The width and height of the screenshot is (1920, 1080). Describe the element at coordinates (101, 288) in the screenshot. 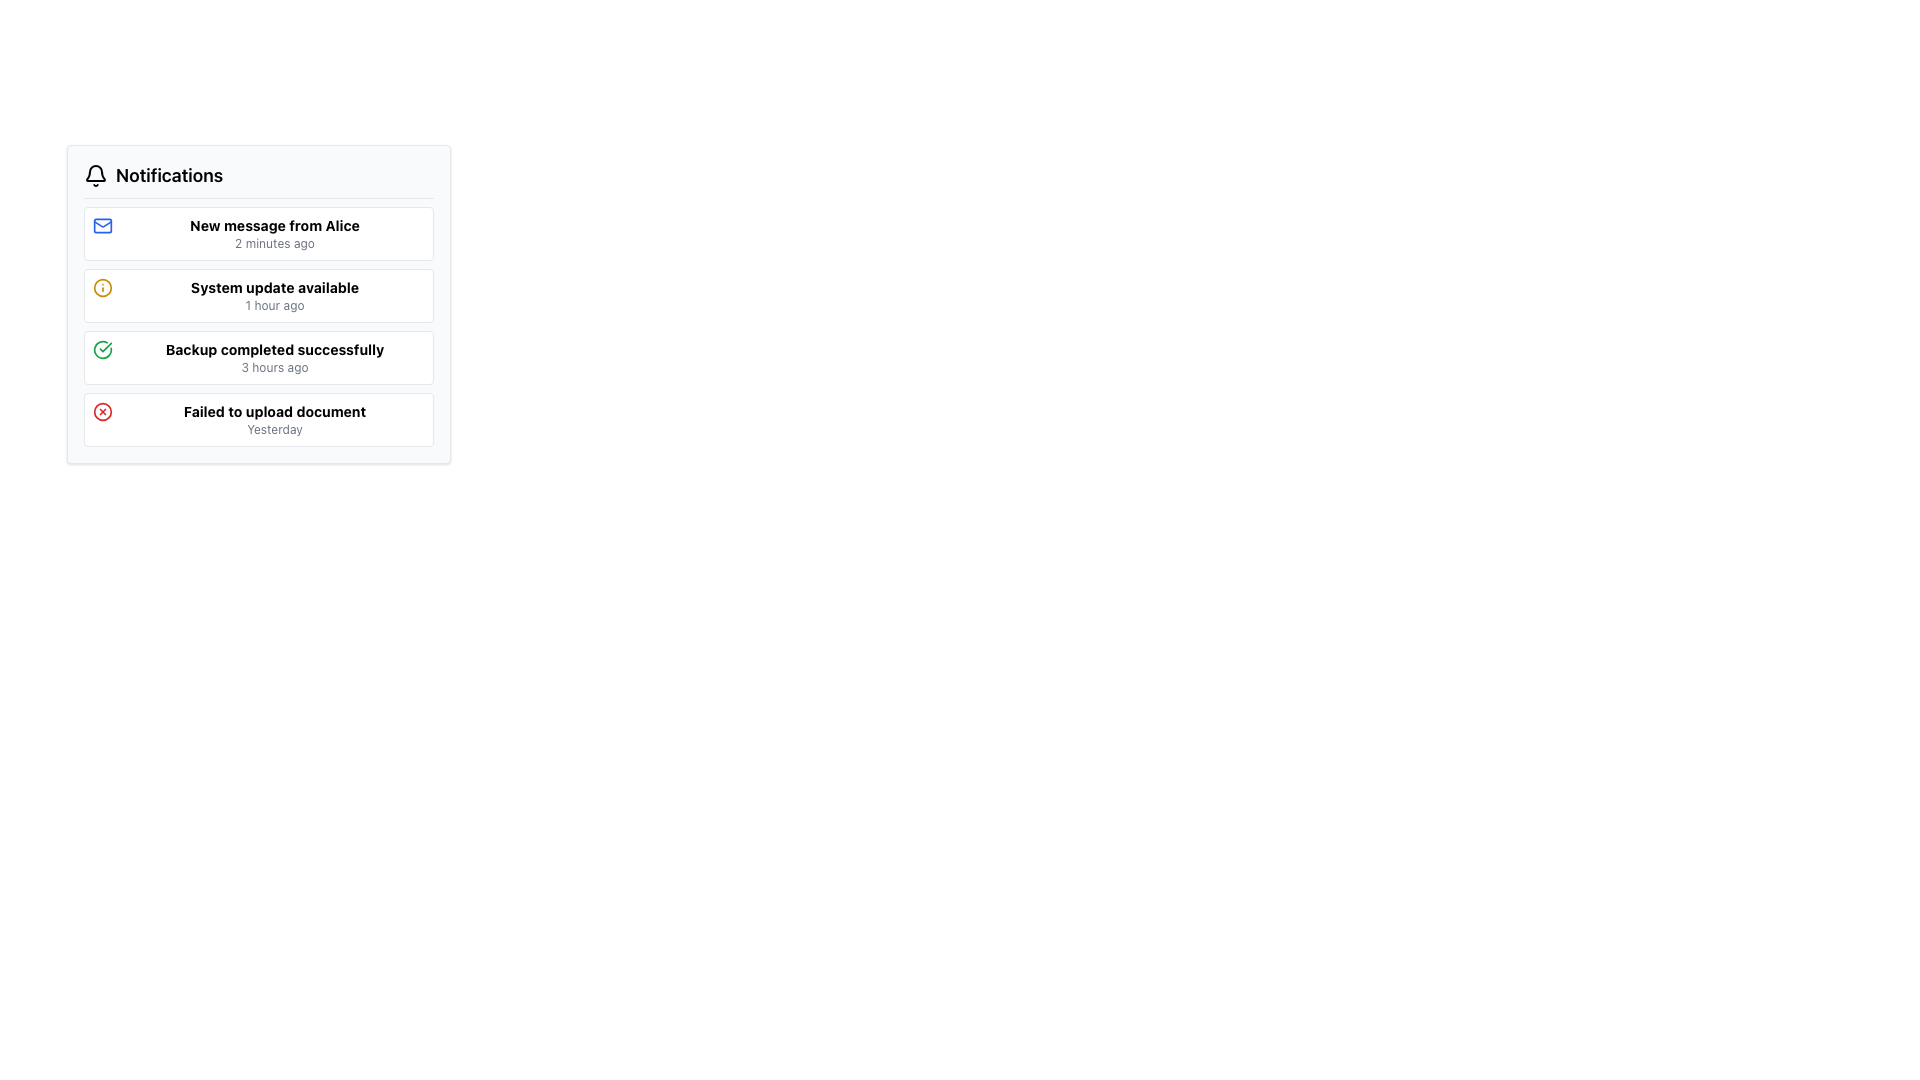

I see `the information or notification icon located at the leftmost side of the notification card labeled 'System update available - 1 hour ago'` at that location.